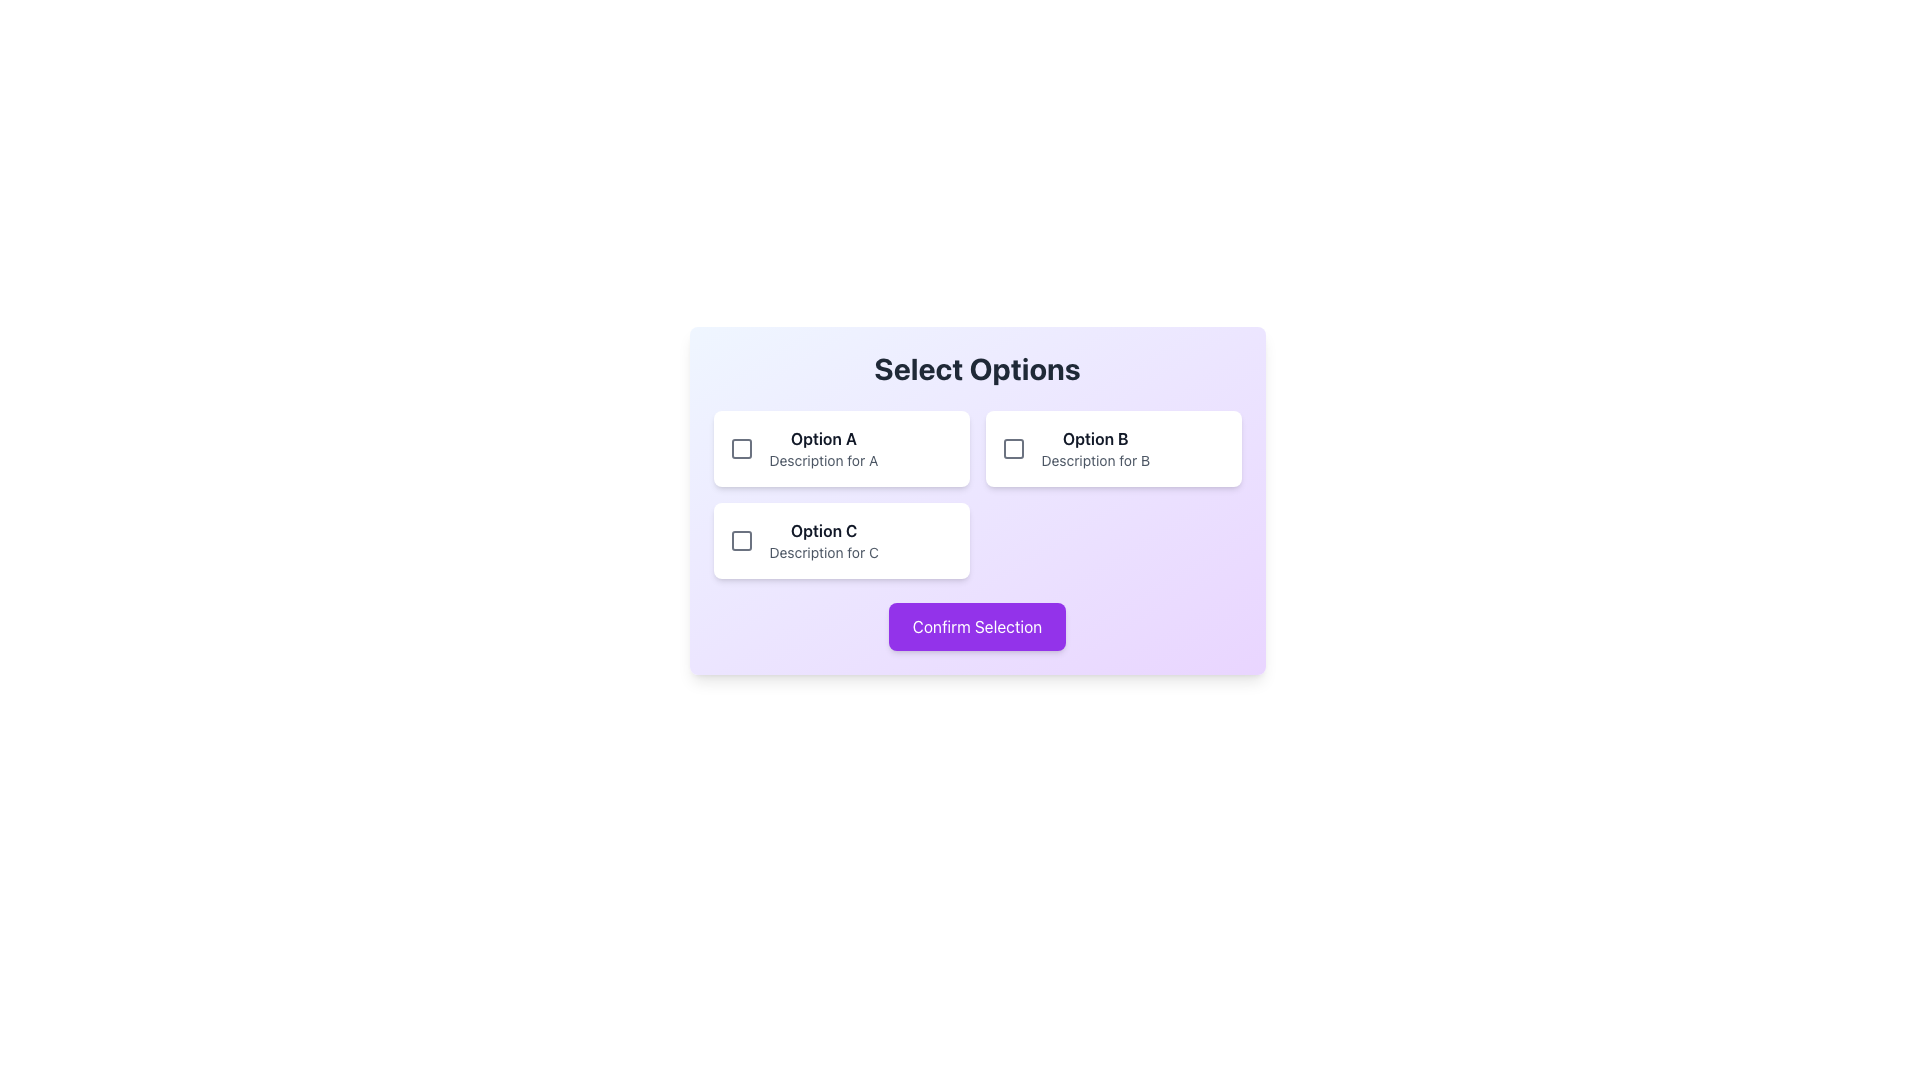  What do you see at coordinates (740, 447) in the screenshot?
I see `keyboard navigation` at bounding box center [740, 447].